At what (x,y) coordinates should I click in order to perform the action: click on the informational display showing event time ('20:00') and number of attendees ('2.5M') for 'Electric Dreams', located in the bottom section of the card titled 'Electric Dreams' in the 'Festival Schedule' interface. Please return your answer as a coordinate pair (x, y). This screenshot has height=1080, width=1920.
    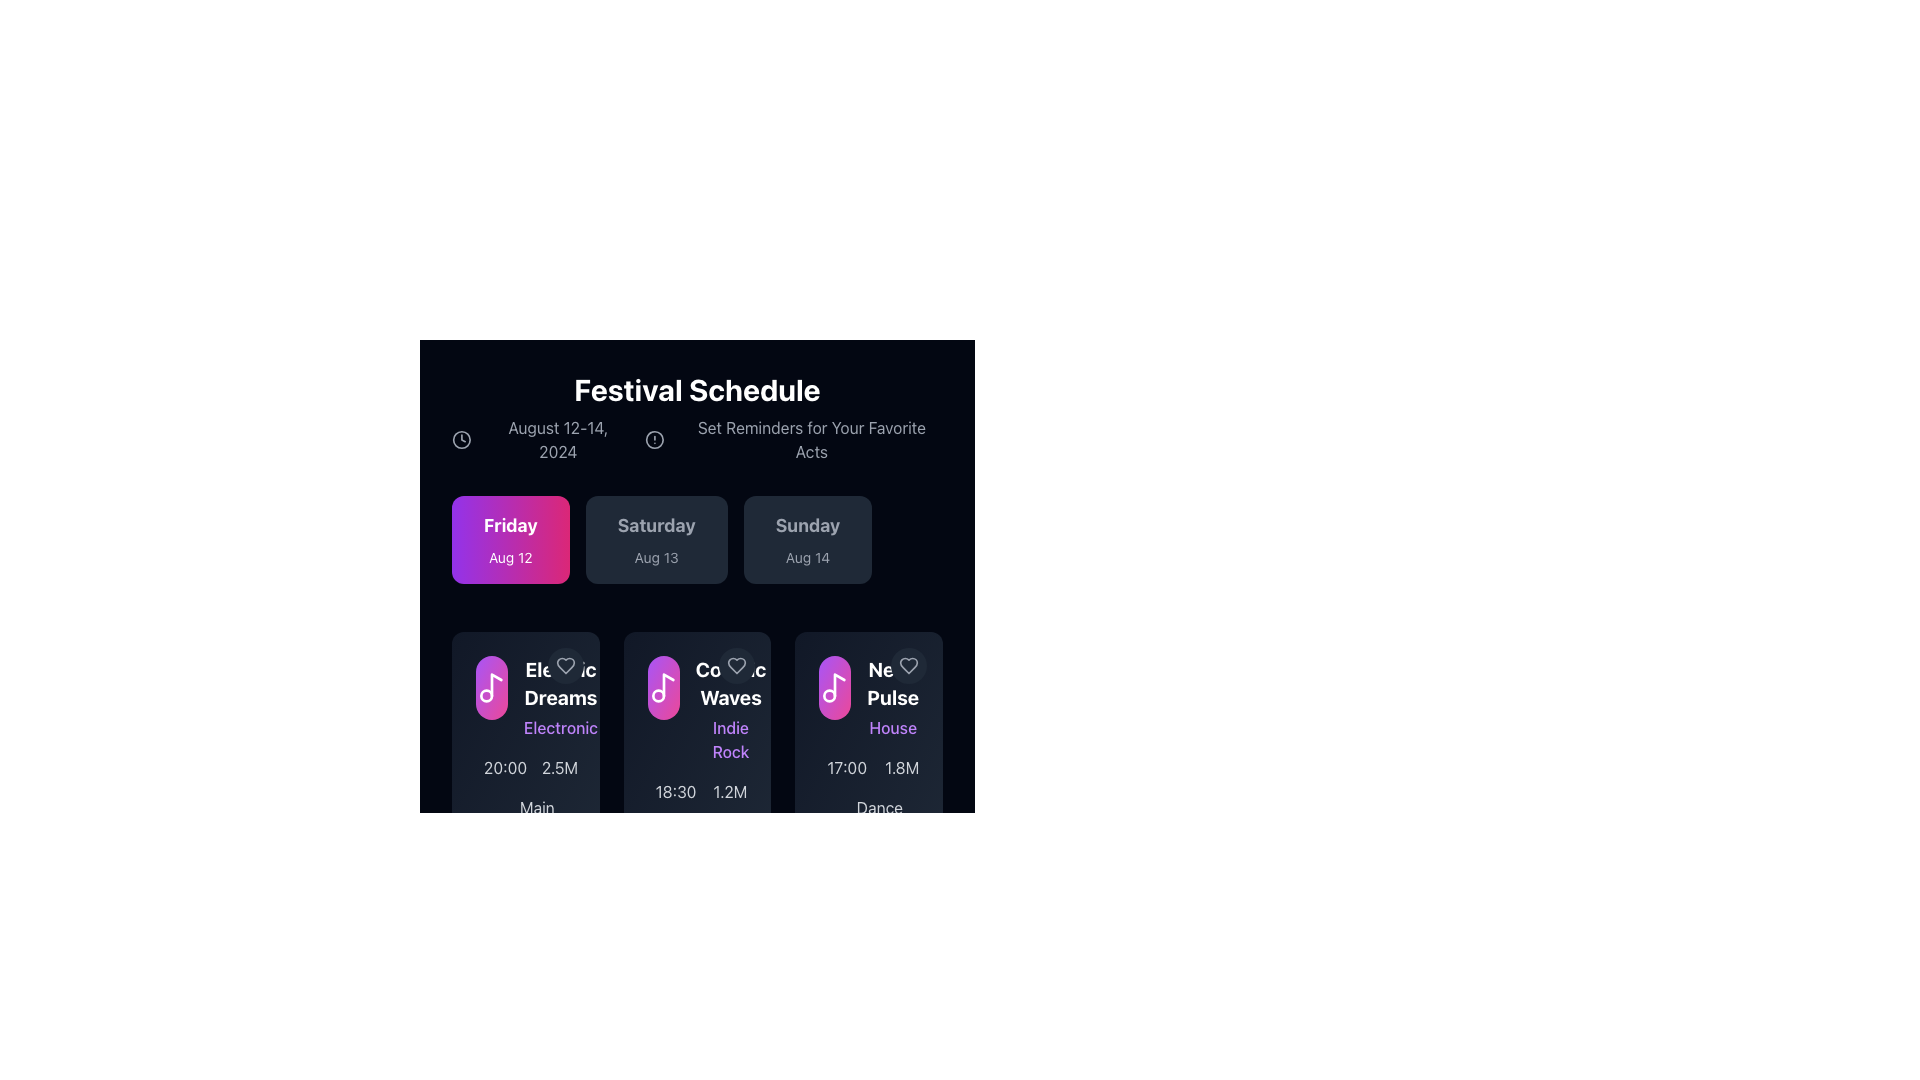
    Looking at the image, I should click on (525, 766).